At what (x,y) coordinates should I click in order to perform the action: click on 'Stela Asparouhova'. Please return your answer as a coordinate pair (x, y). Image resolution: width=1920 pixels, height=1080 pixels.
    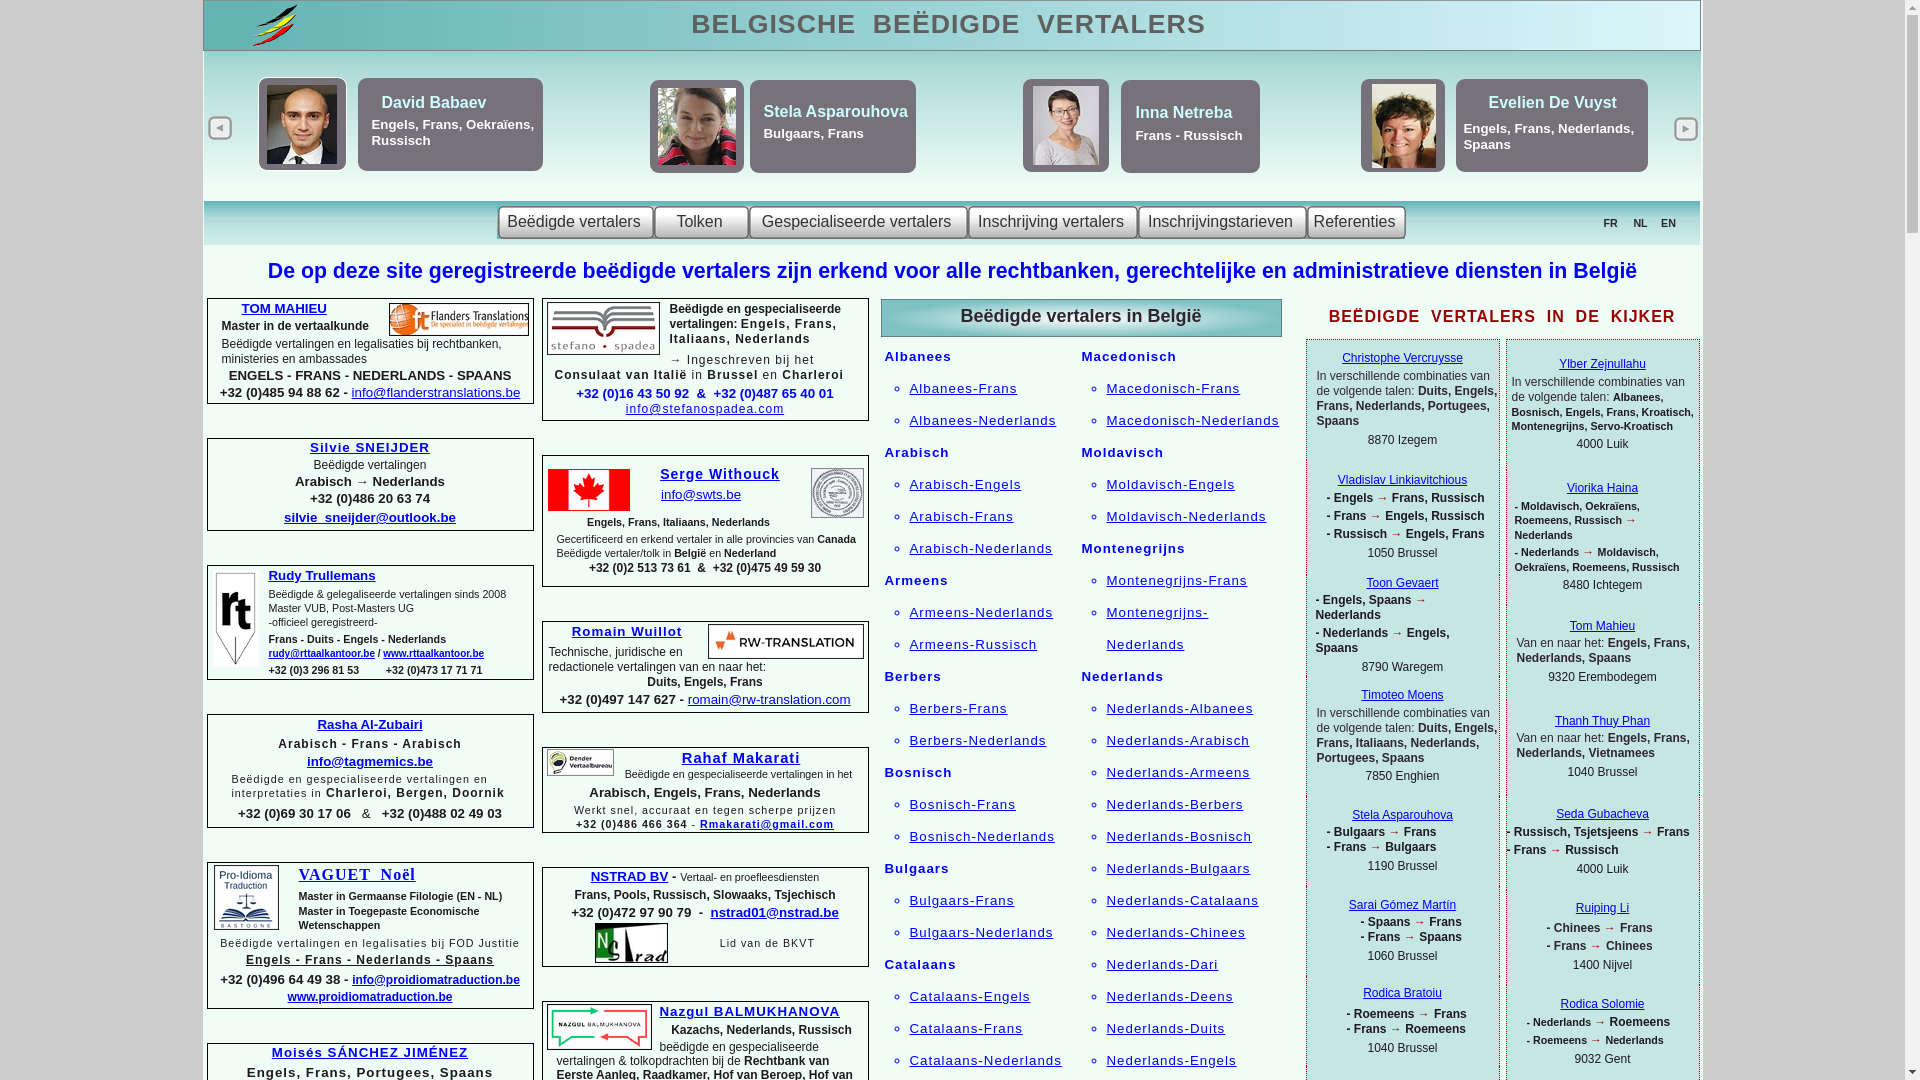
    Looking at the image, I should click on (1401, 814).